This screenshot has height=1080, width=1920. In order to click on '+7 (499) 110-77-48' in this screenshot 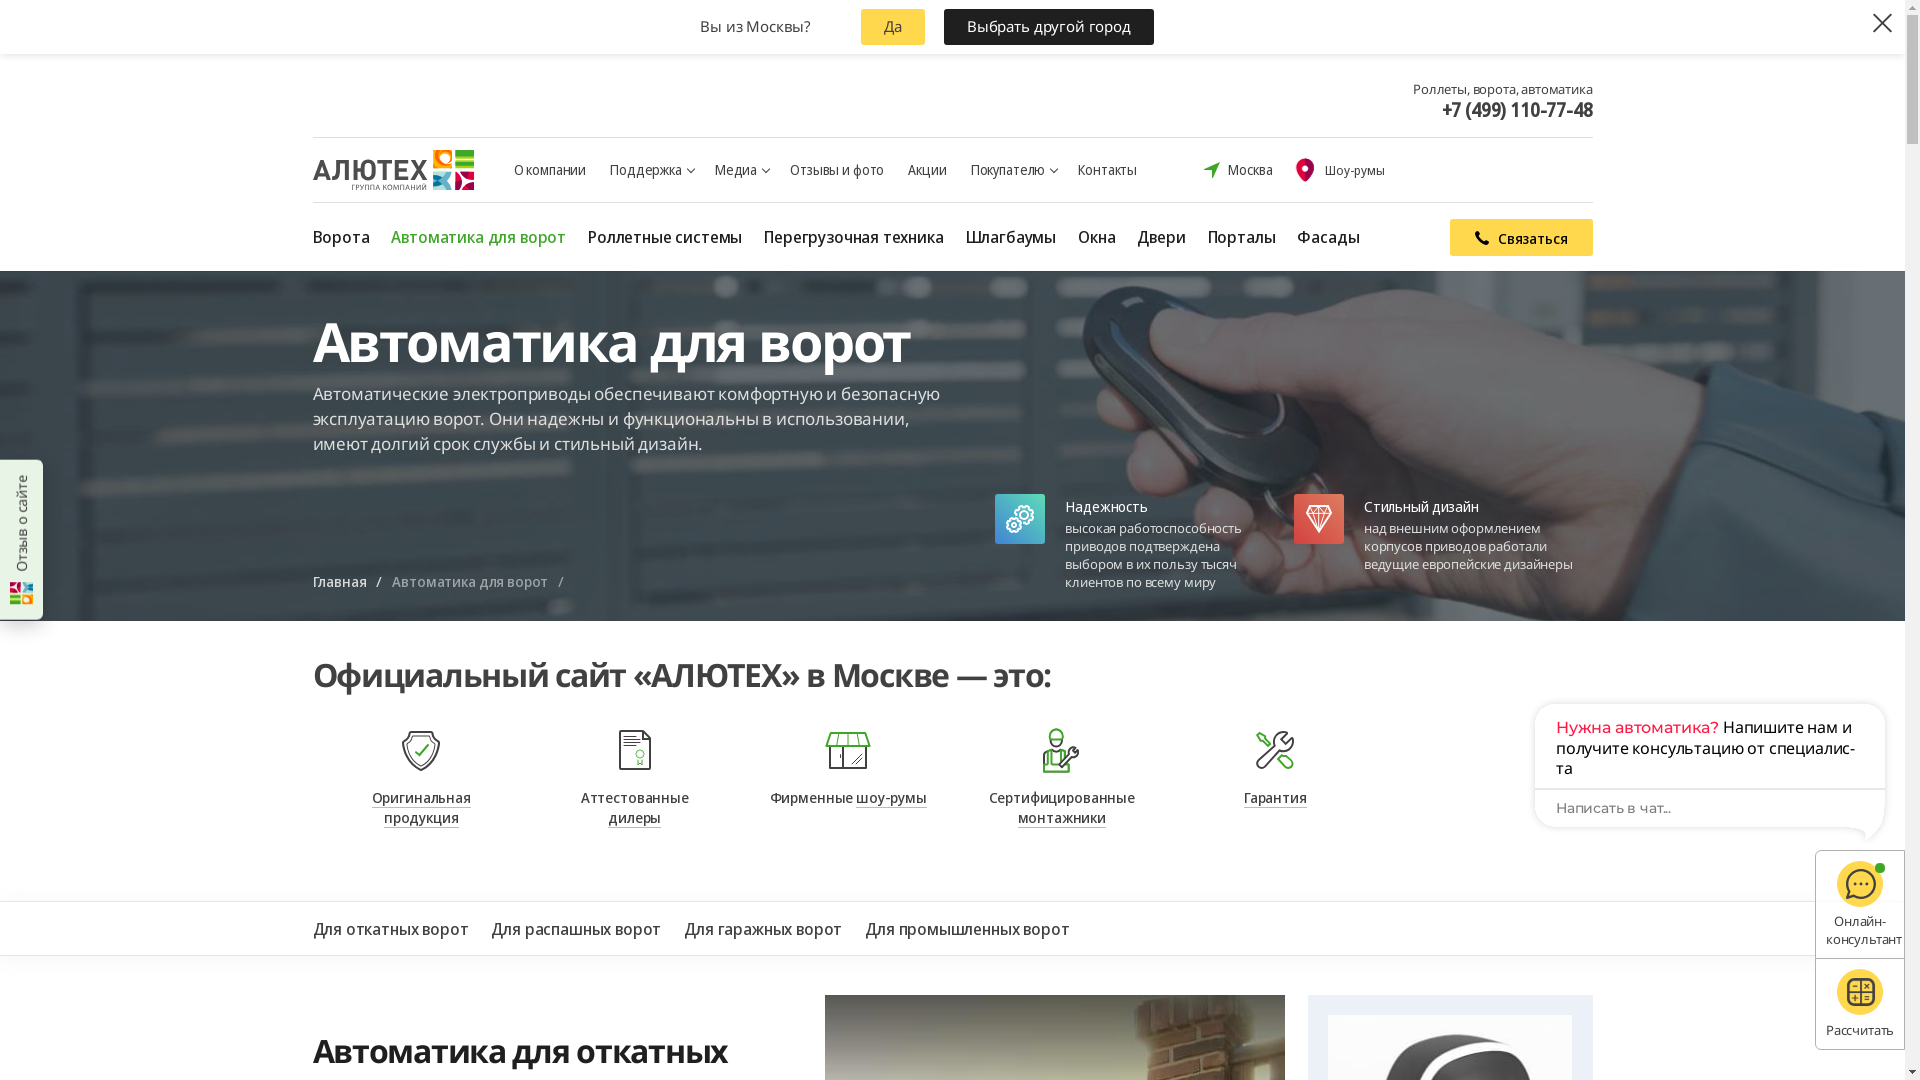, I will do `click(1441, 110)`.